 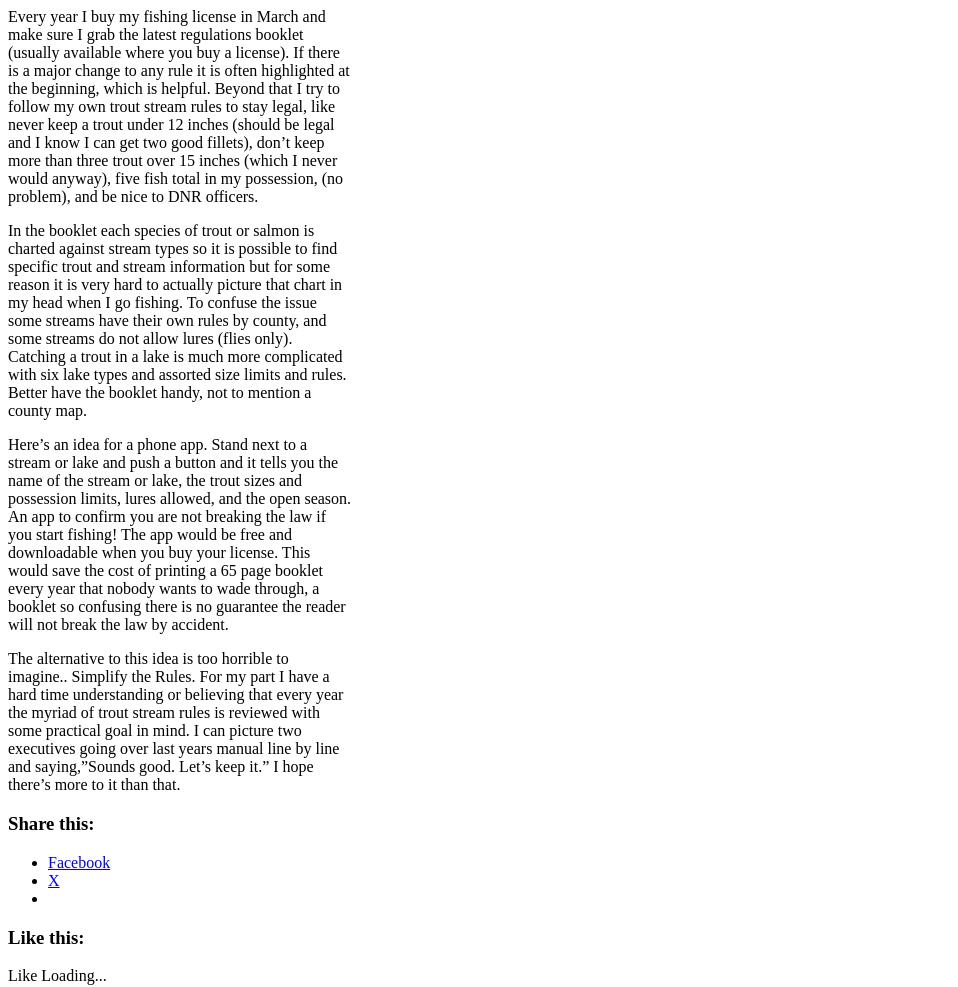 I want to click on 'X', so click(x=52, y=878).